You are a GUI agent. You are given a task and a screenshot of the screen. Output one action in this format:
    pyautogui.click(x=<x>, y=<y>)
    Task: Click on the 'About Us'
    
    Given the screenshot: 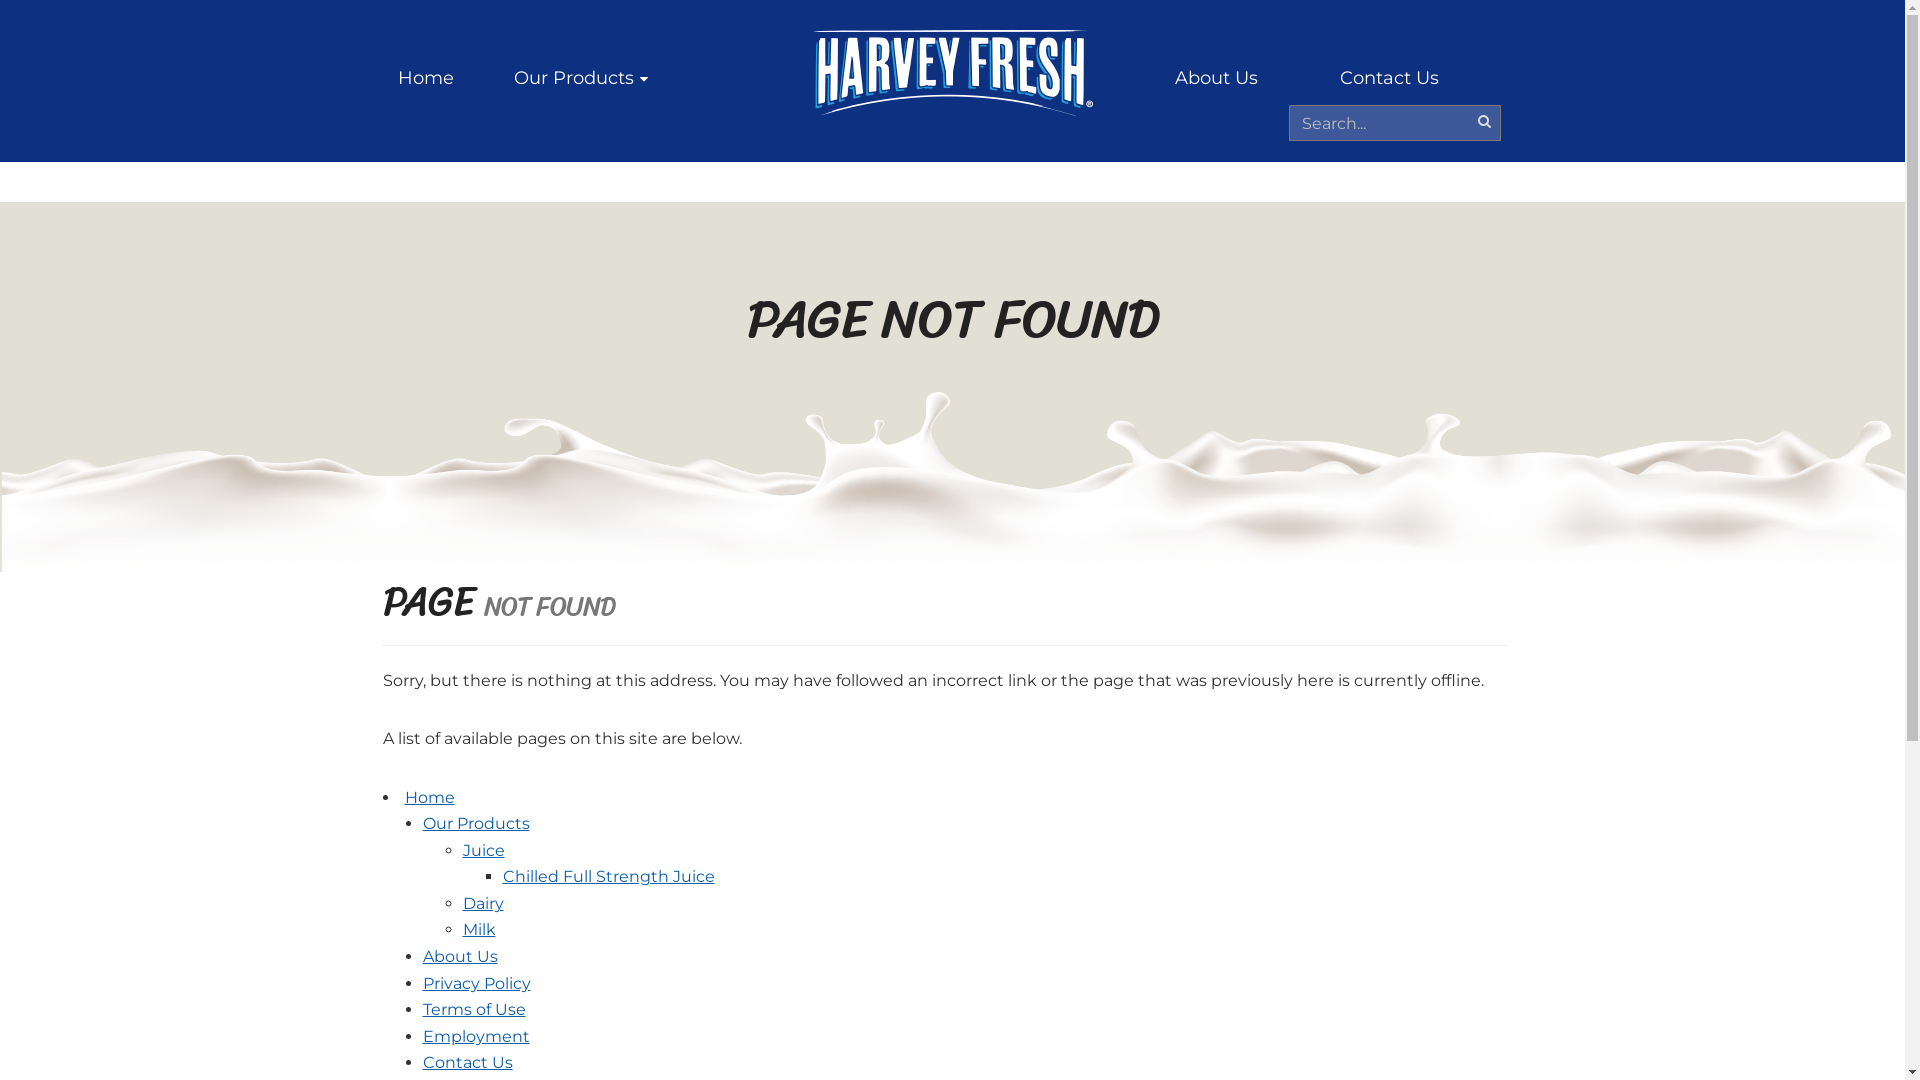 What is the action you would take?
    pyautogui.click(x=1214, y=77)
    